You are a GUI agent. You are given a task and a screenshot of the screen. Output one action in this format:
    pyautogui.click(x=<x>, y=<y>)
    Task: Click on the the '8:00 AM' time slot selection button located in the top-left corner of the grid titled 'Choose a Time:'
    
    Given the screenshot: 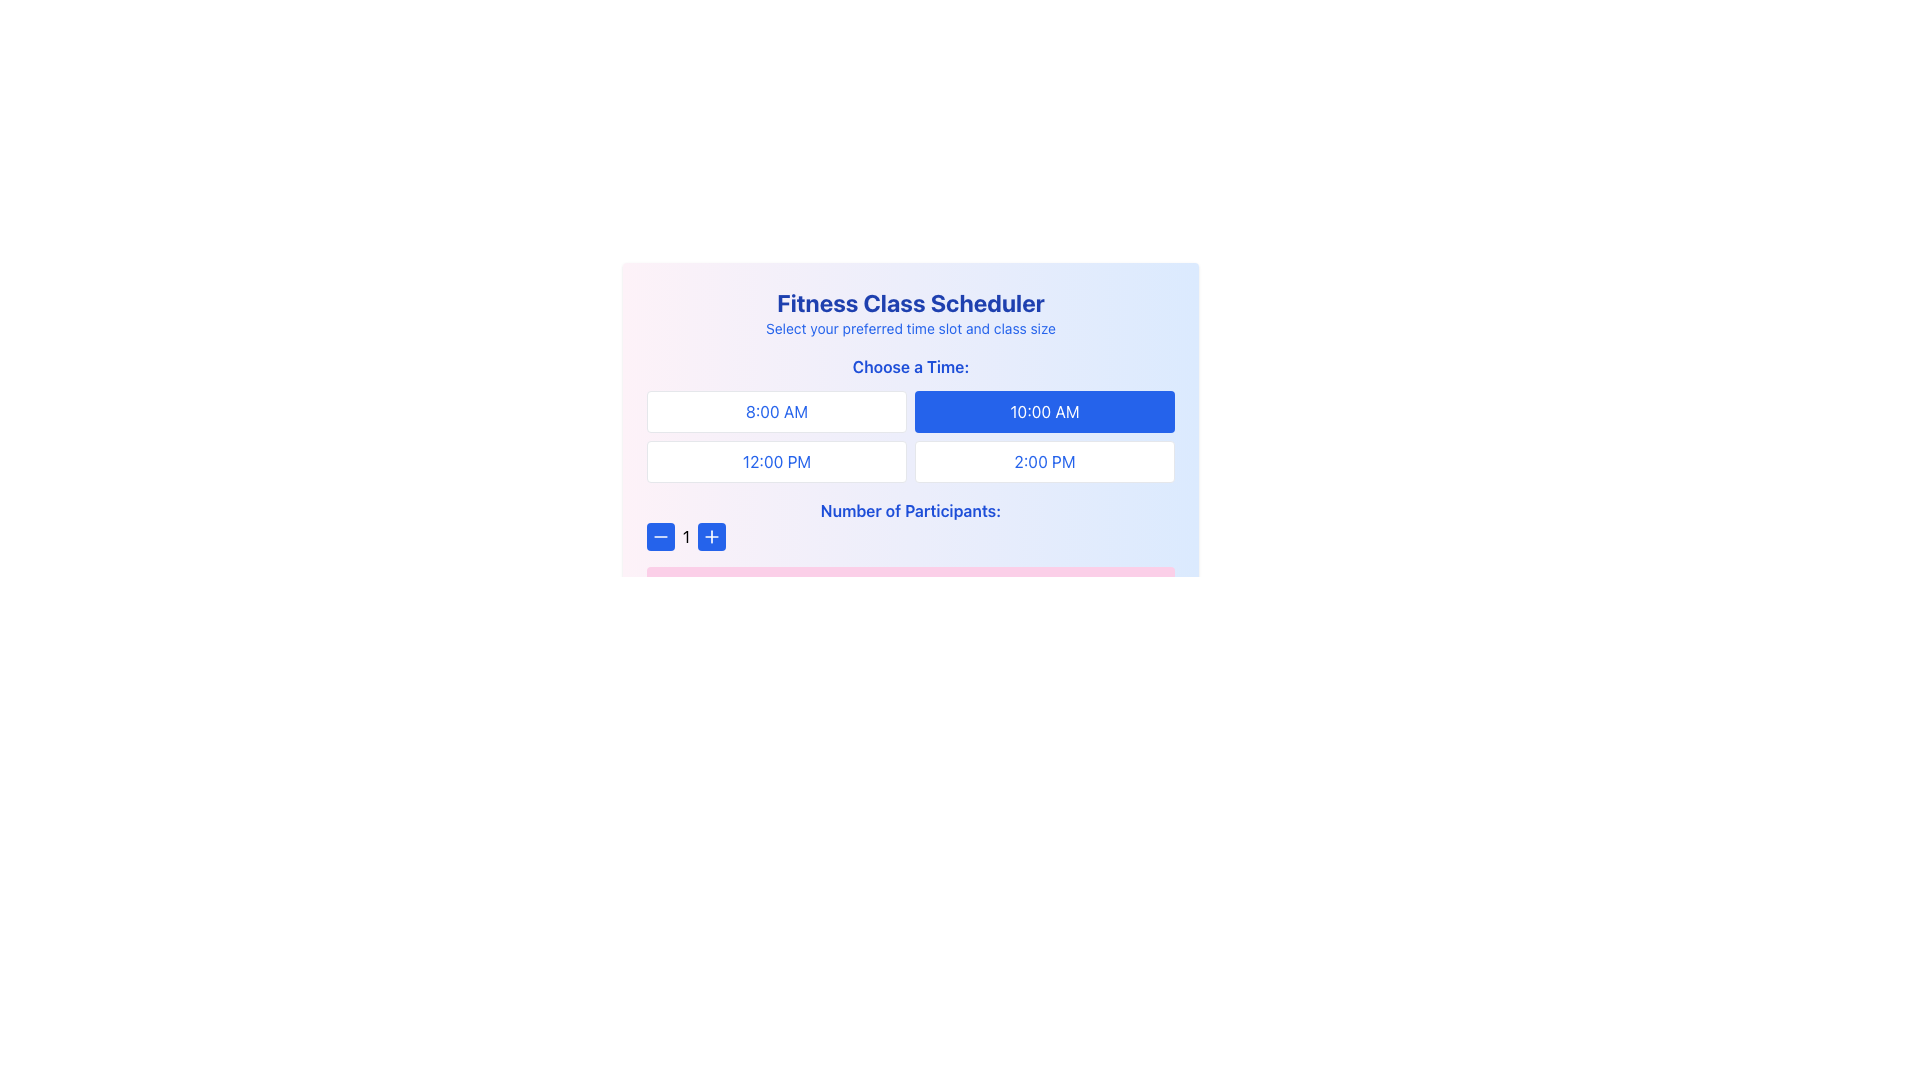 What is the action you would take?
    pyautogui.click(x=776, y=411)
    